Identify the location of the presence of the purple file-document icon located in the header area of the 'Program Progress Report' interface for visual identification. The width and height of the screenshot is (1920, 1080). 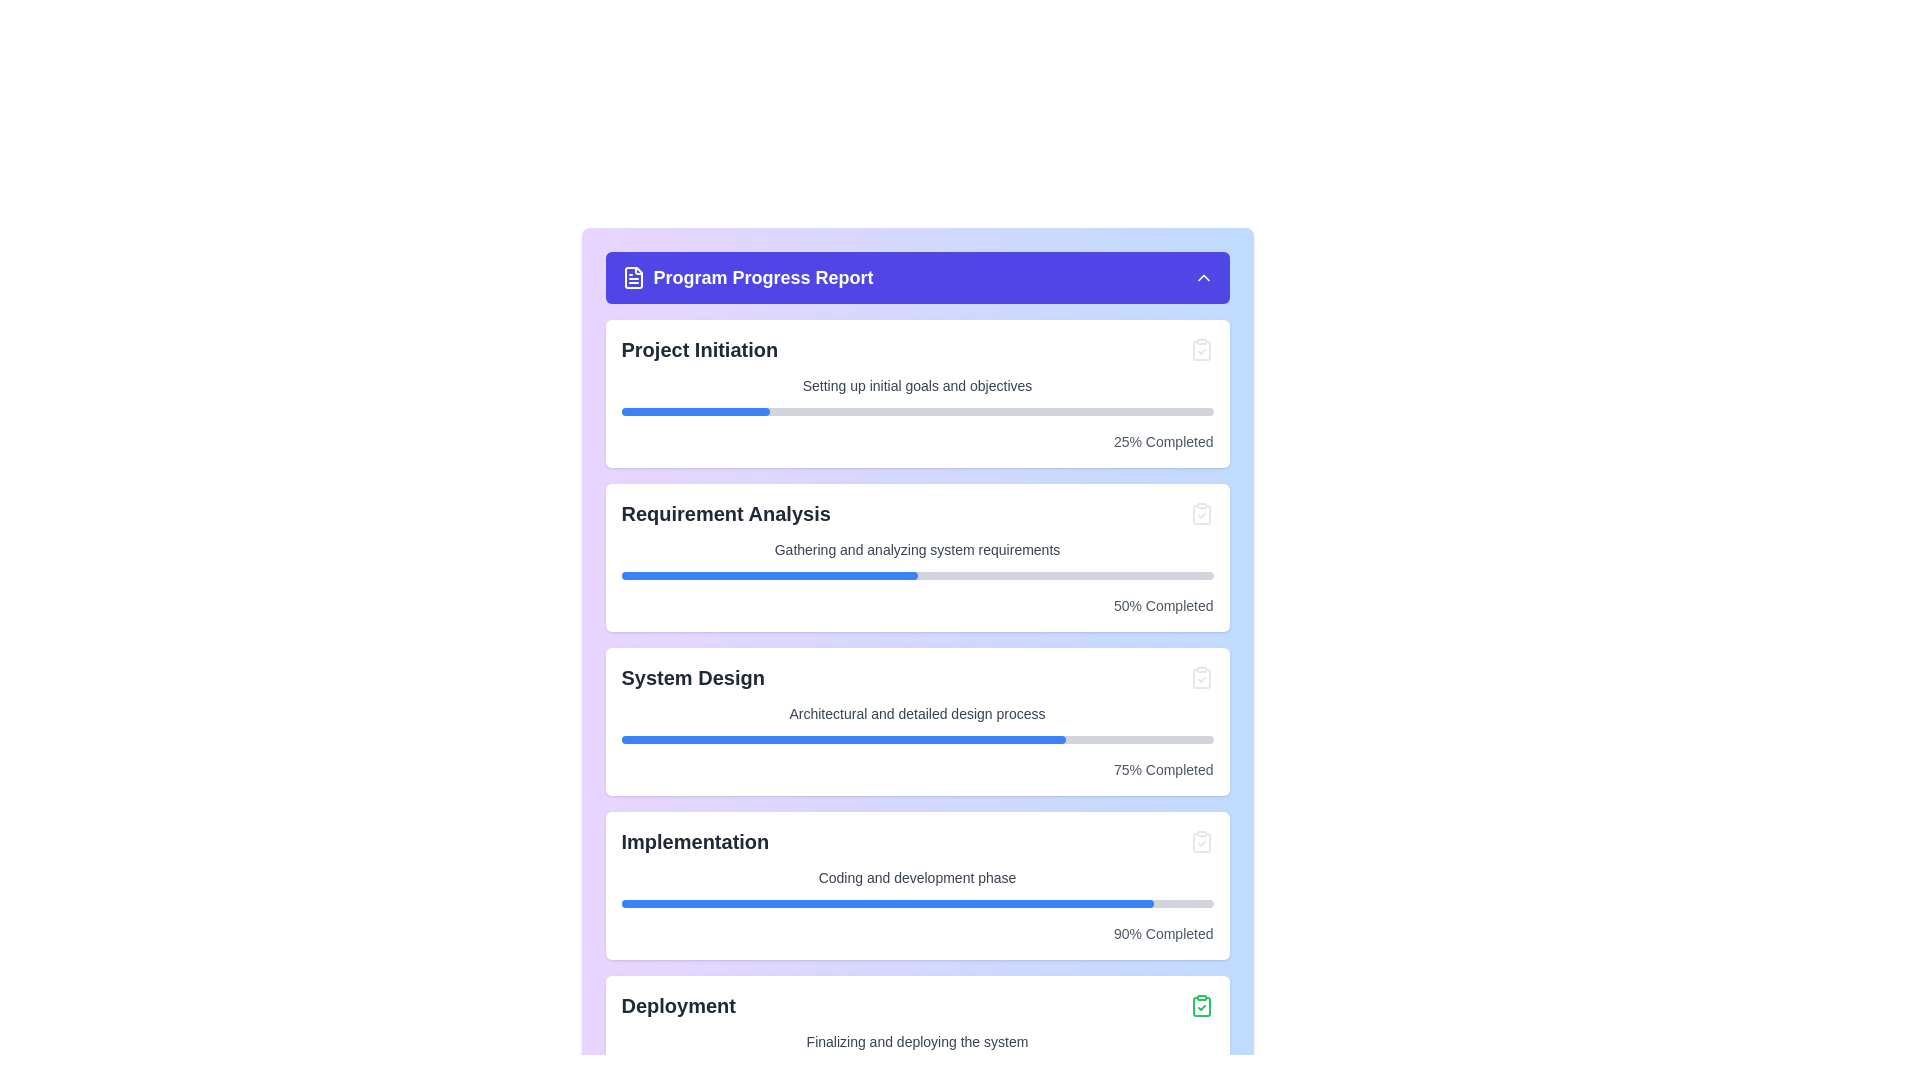
(632, 277).